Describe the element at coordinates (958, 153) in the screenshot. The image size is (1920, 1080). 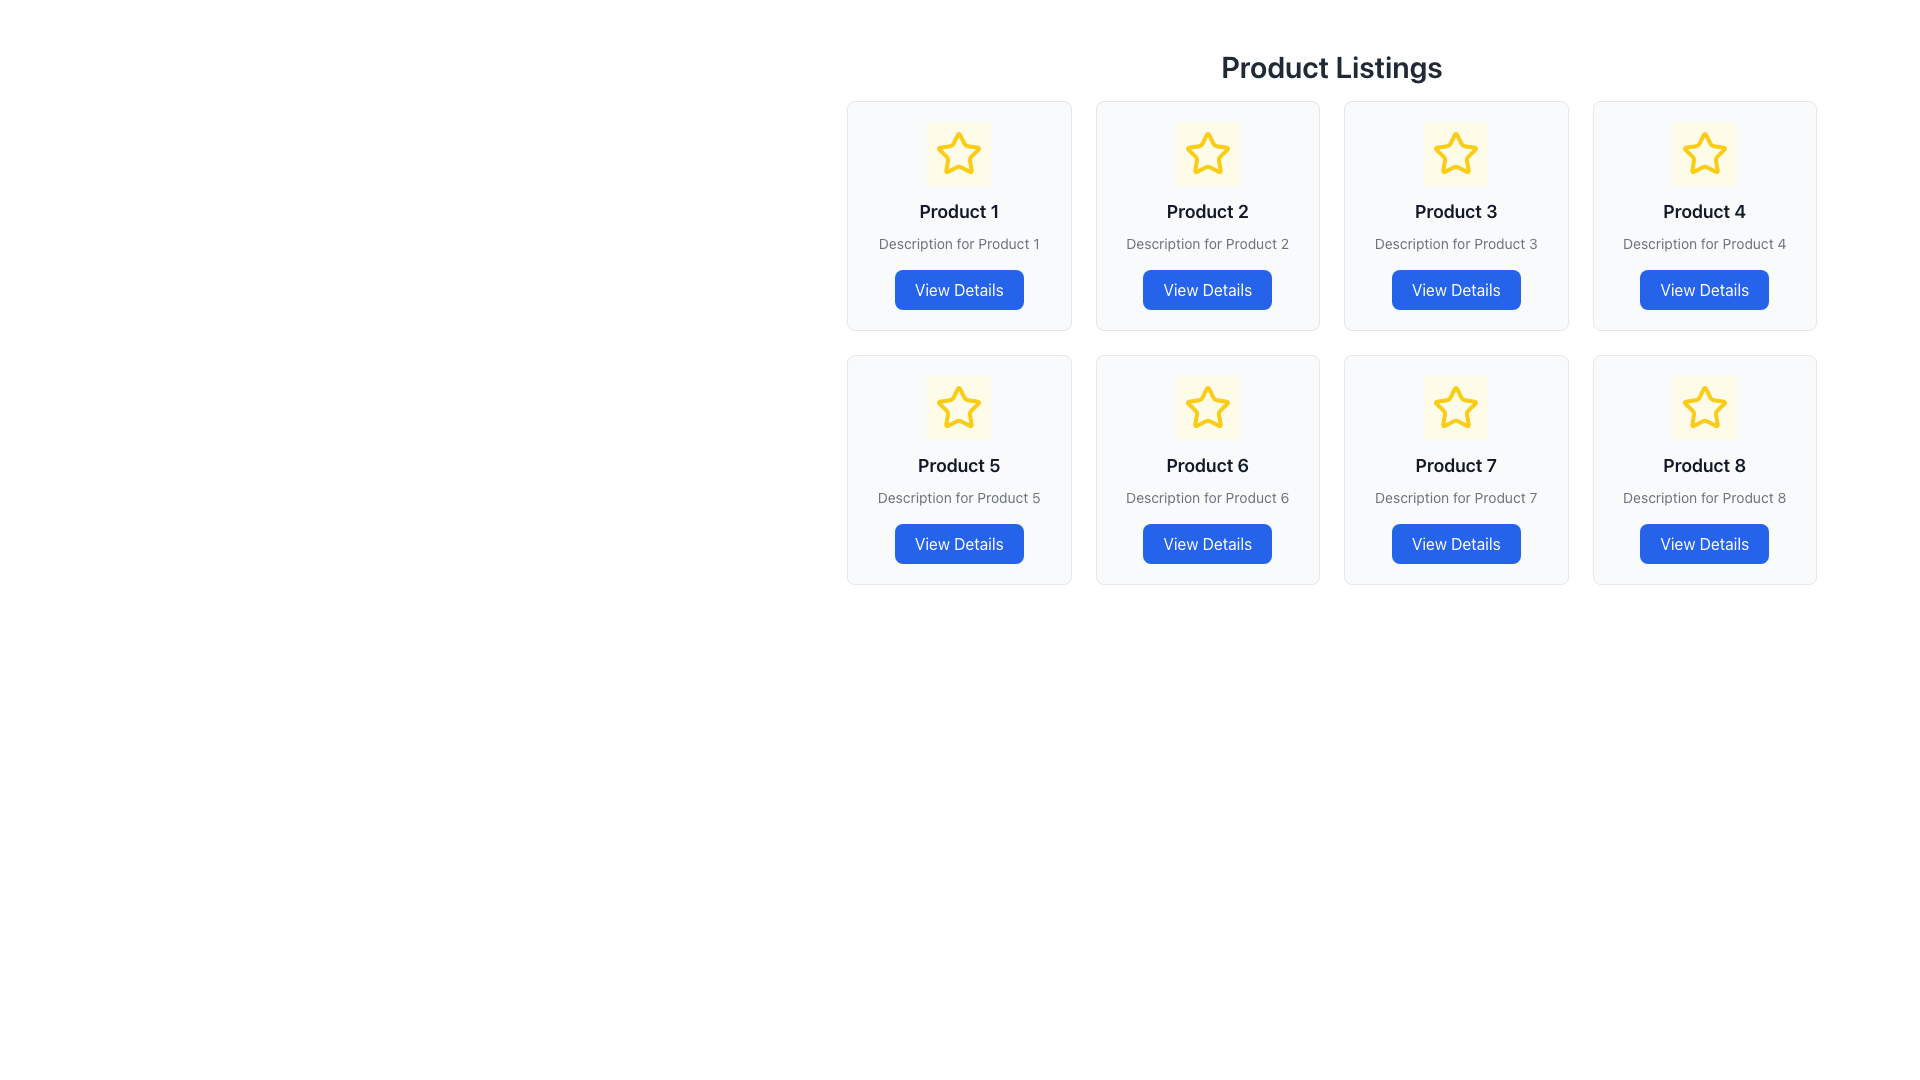
I see `the star-shaped icon with a yellow outline located in the top-left corner of the first product card in the product listing grid` at that location.